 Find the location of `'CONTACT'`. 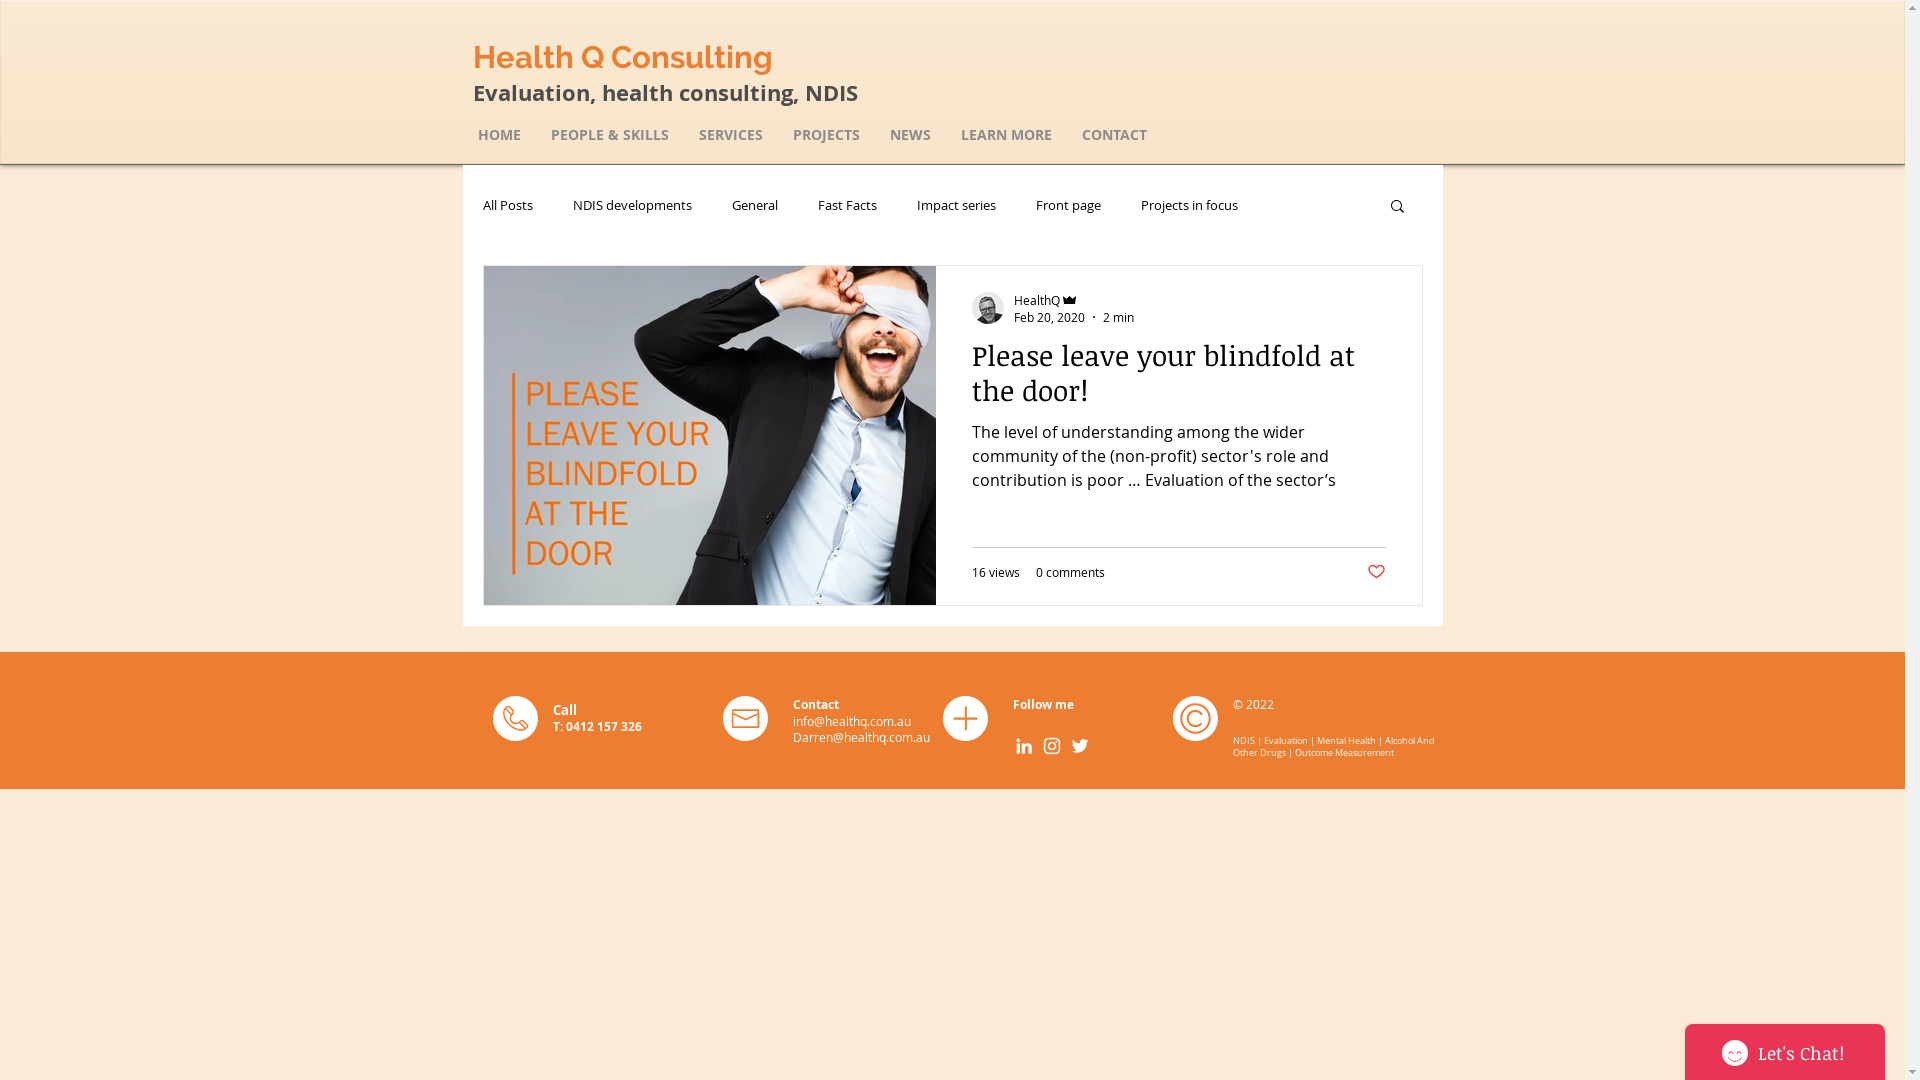

'CONTACT' is located at coordinates (1064, 134).